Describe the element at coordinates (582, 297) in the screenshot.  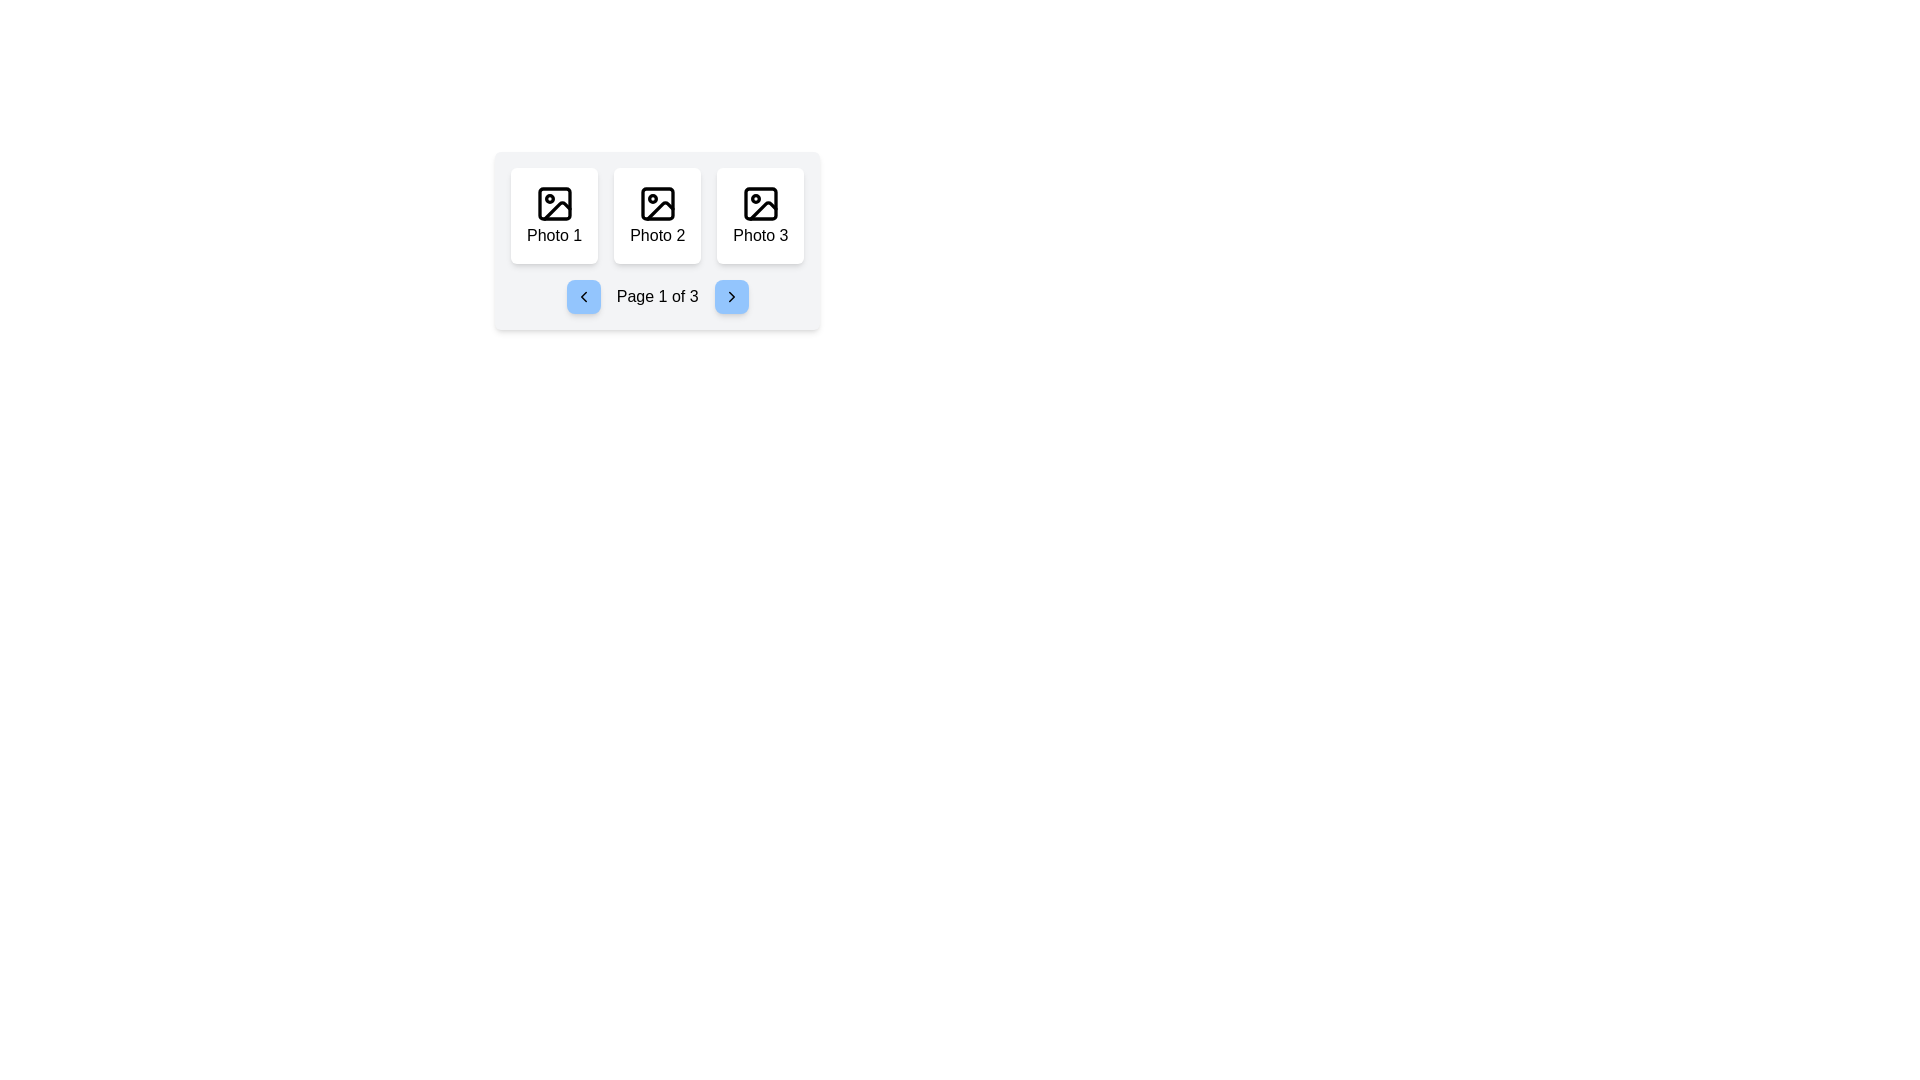
I see `the left-chevron icon button for backward navigation located in the pagination control area` at that location.